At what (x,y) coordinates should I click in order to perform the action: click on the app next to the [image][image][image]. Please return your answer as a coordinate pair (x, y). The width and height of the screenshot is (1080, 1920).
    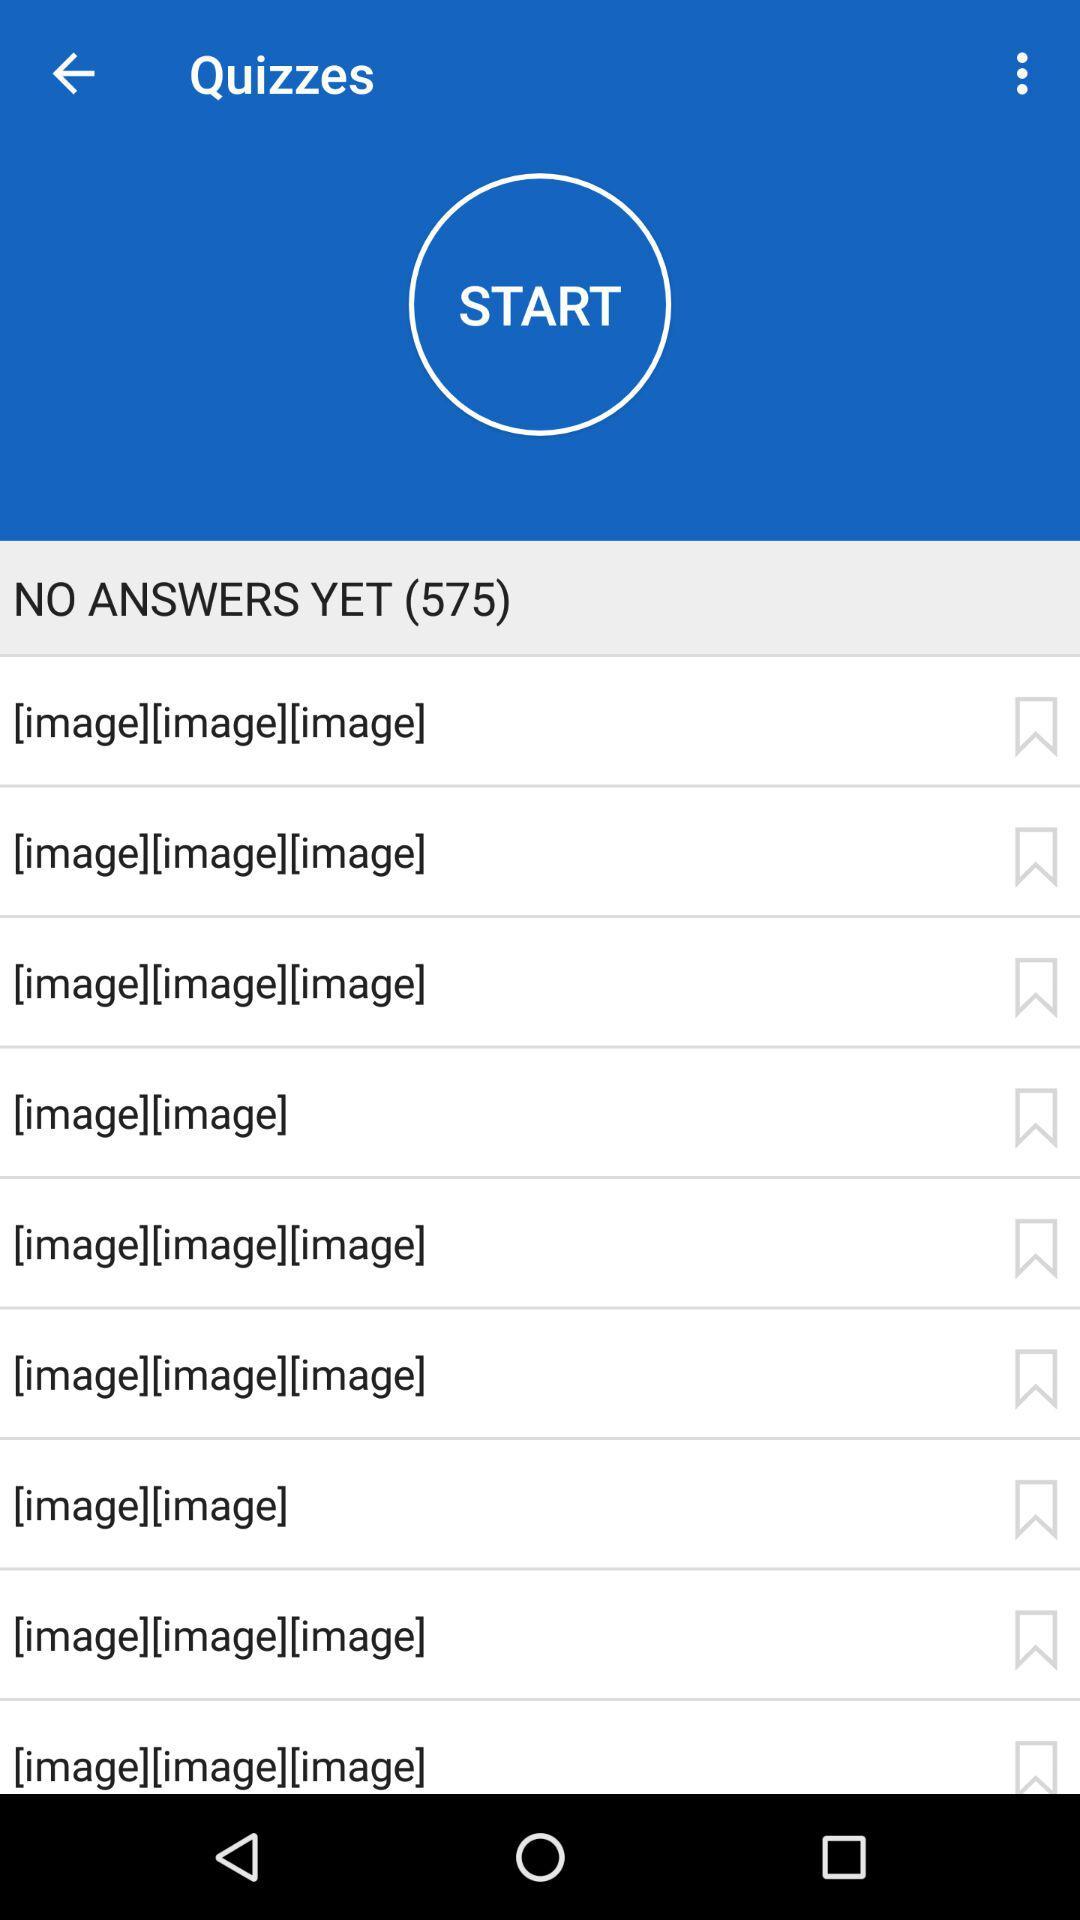
    Looking at the image, I should click on (1035, 726).